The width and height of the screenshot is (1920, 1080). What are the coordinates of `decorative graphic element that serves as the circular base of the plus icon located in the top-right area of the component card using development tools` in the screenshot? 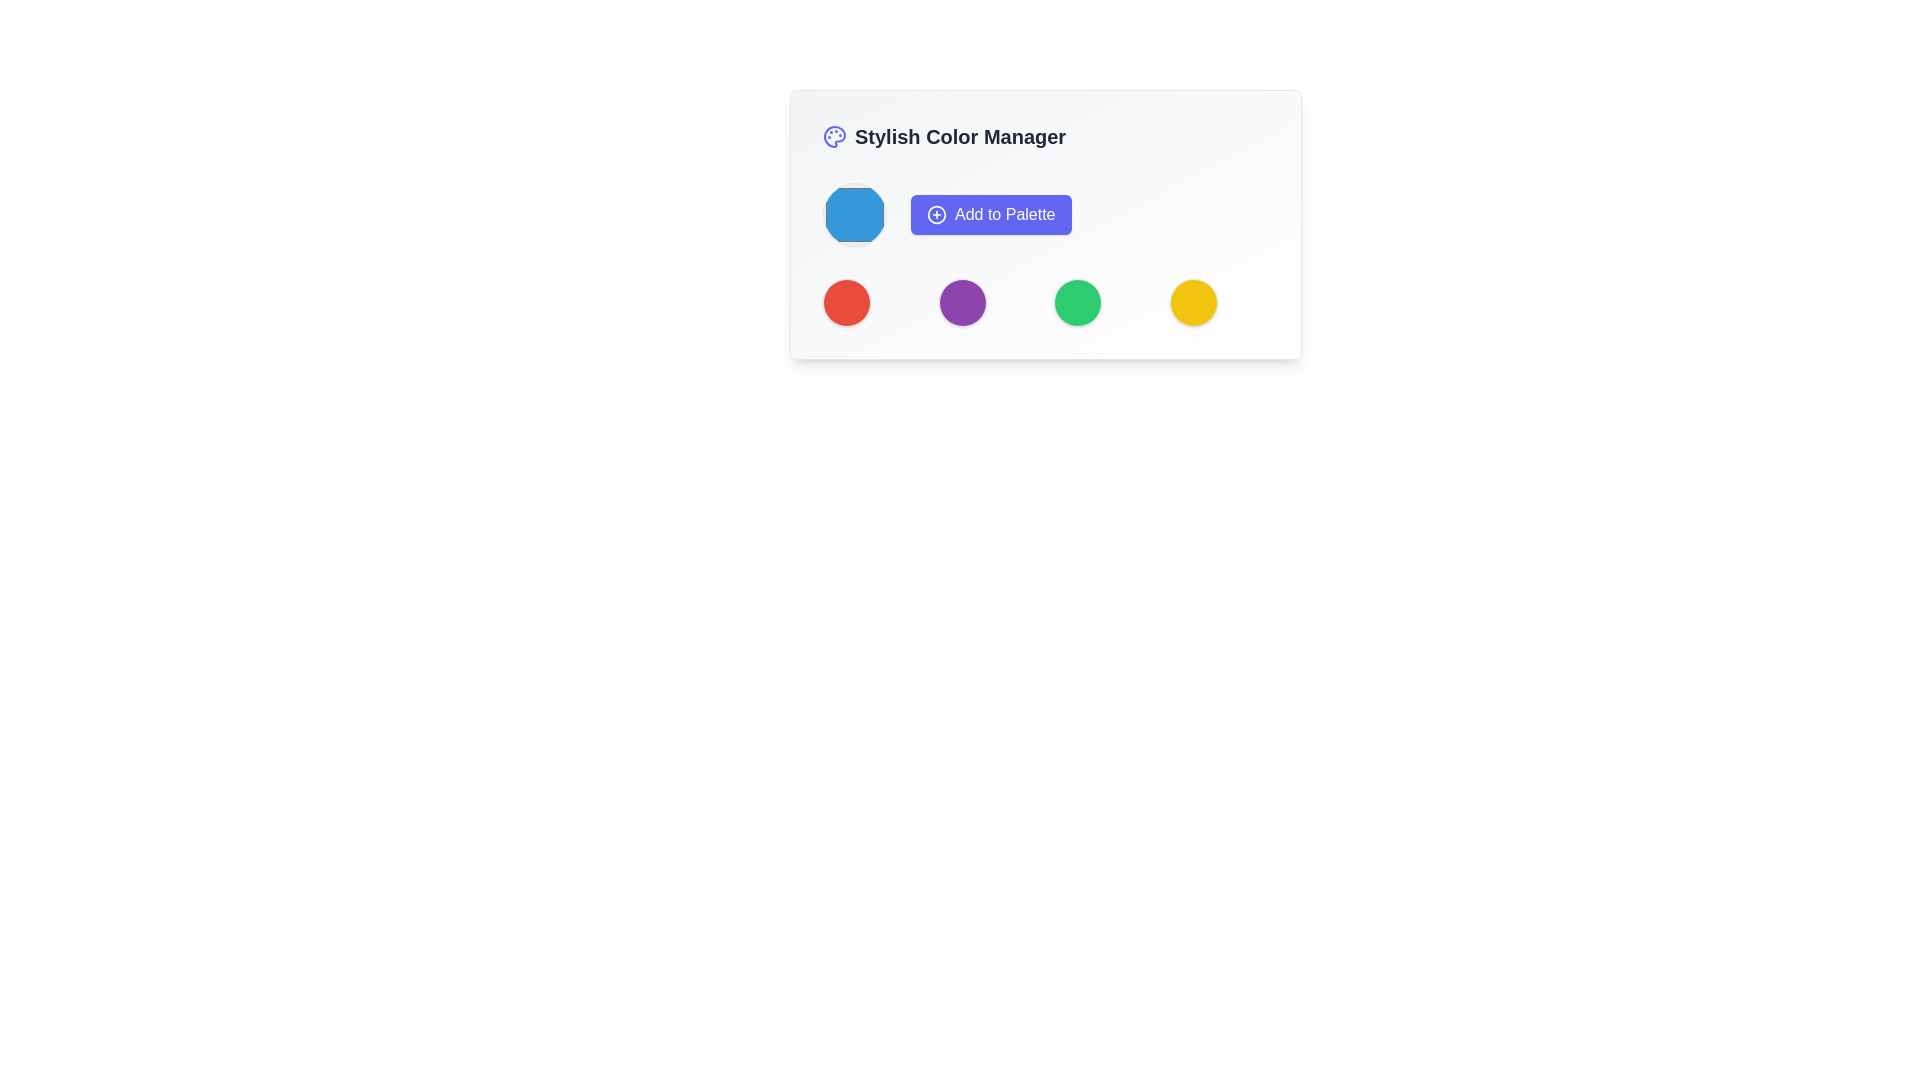 It's located at (935, 215).